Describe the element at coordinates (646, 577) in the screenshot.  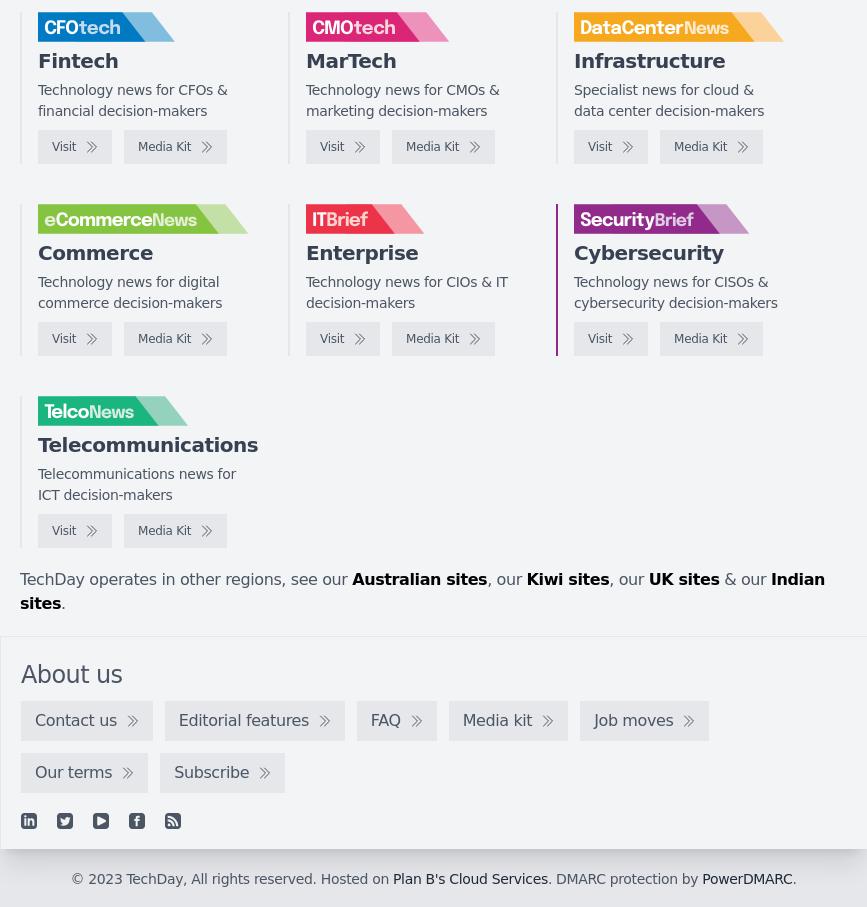
I see `'UK sites'` at that location.